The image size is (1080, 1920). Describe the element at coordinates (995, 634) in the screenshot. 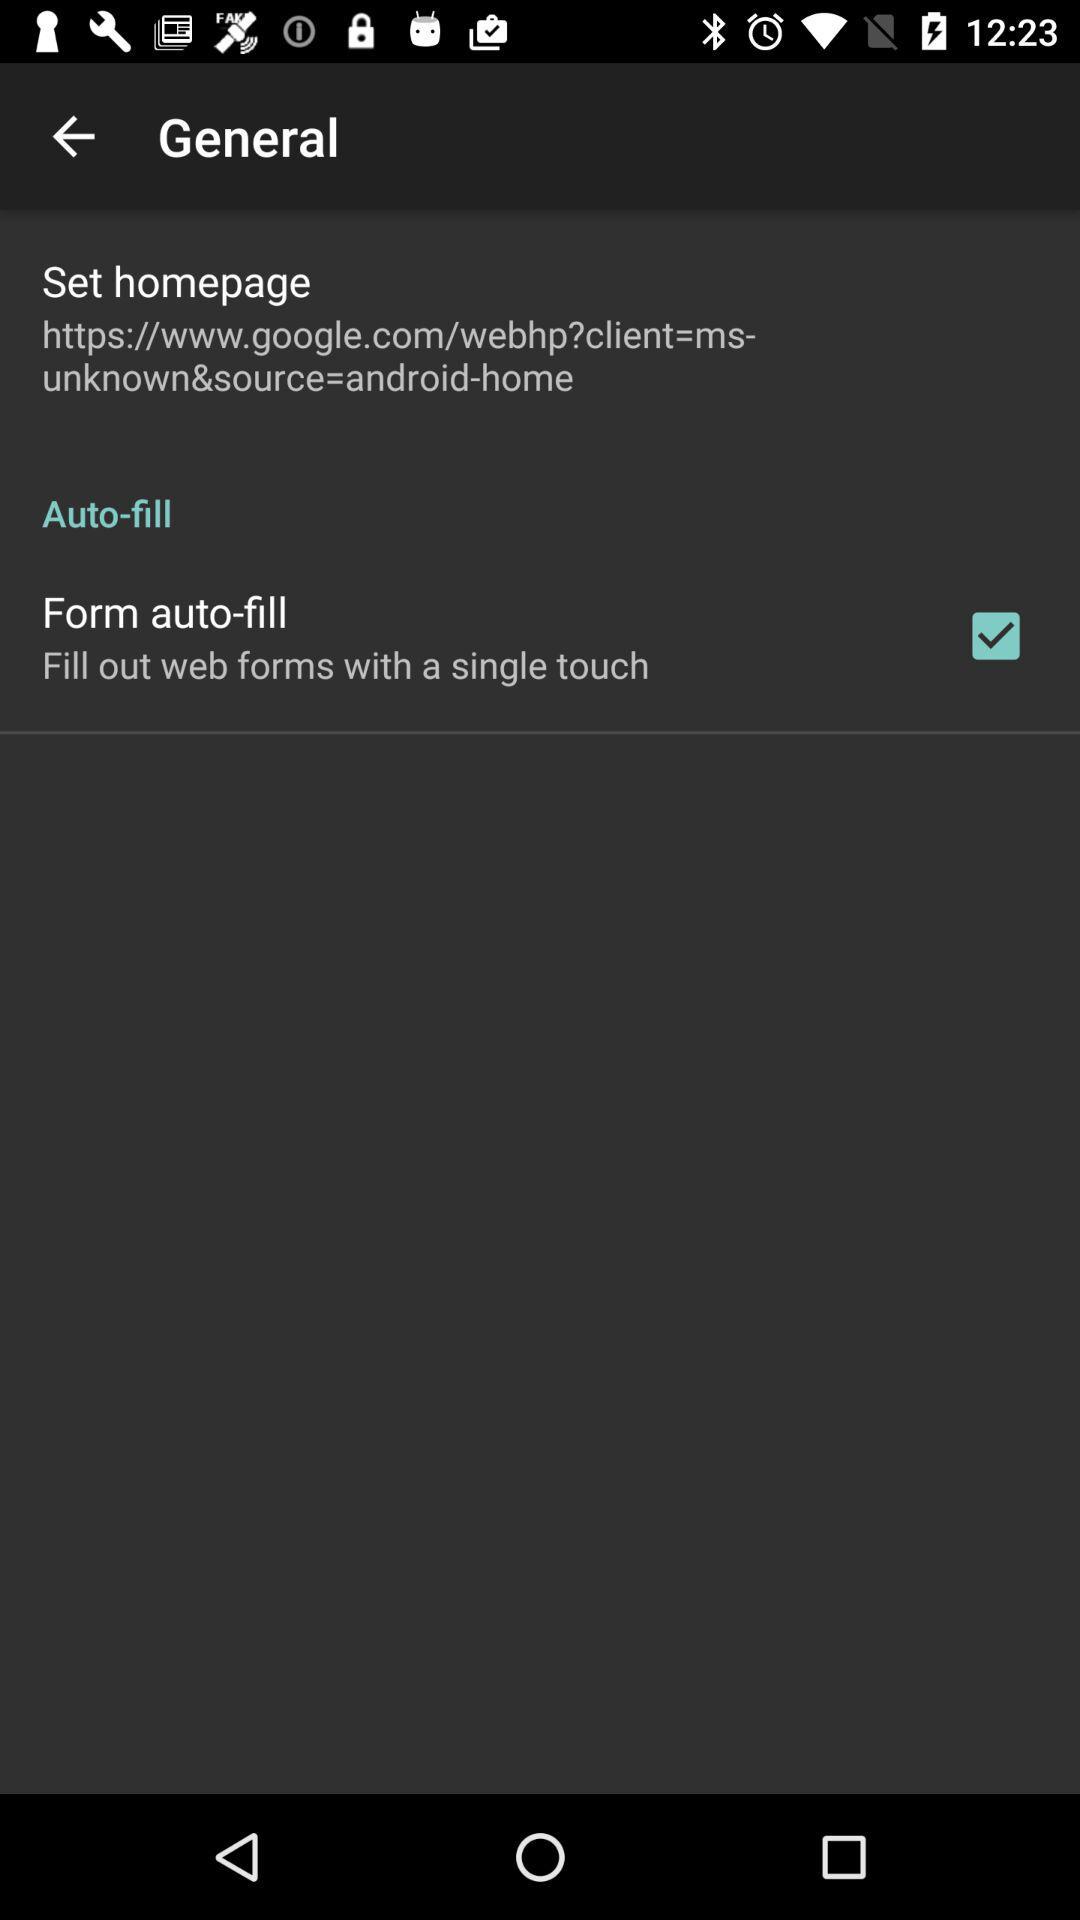

I see `item to the right of the fill out web app` at that location.